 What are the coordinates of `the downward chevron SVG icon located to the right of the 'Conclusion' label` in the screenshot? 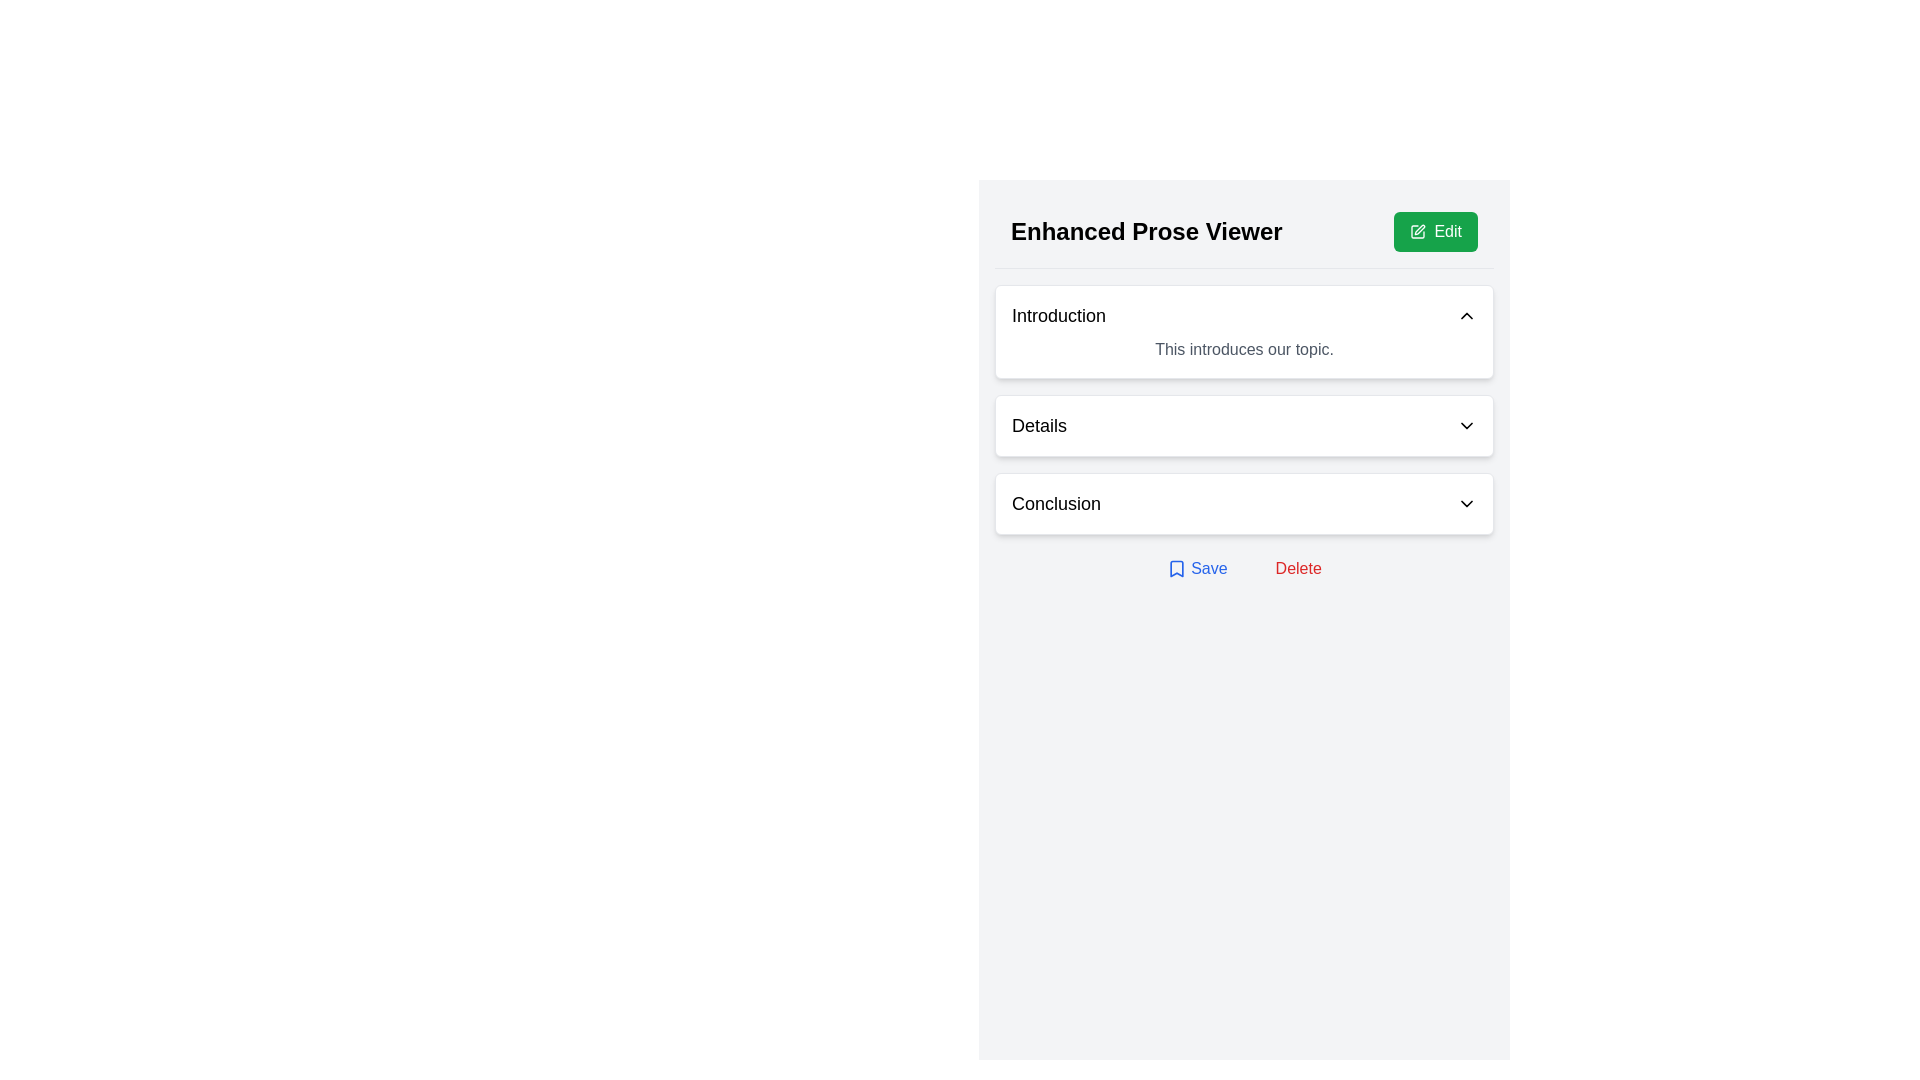 It's located at (1467, 503).